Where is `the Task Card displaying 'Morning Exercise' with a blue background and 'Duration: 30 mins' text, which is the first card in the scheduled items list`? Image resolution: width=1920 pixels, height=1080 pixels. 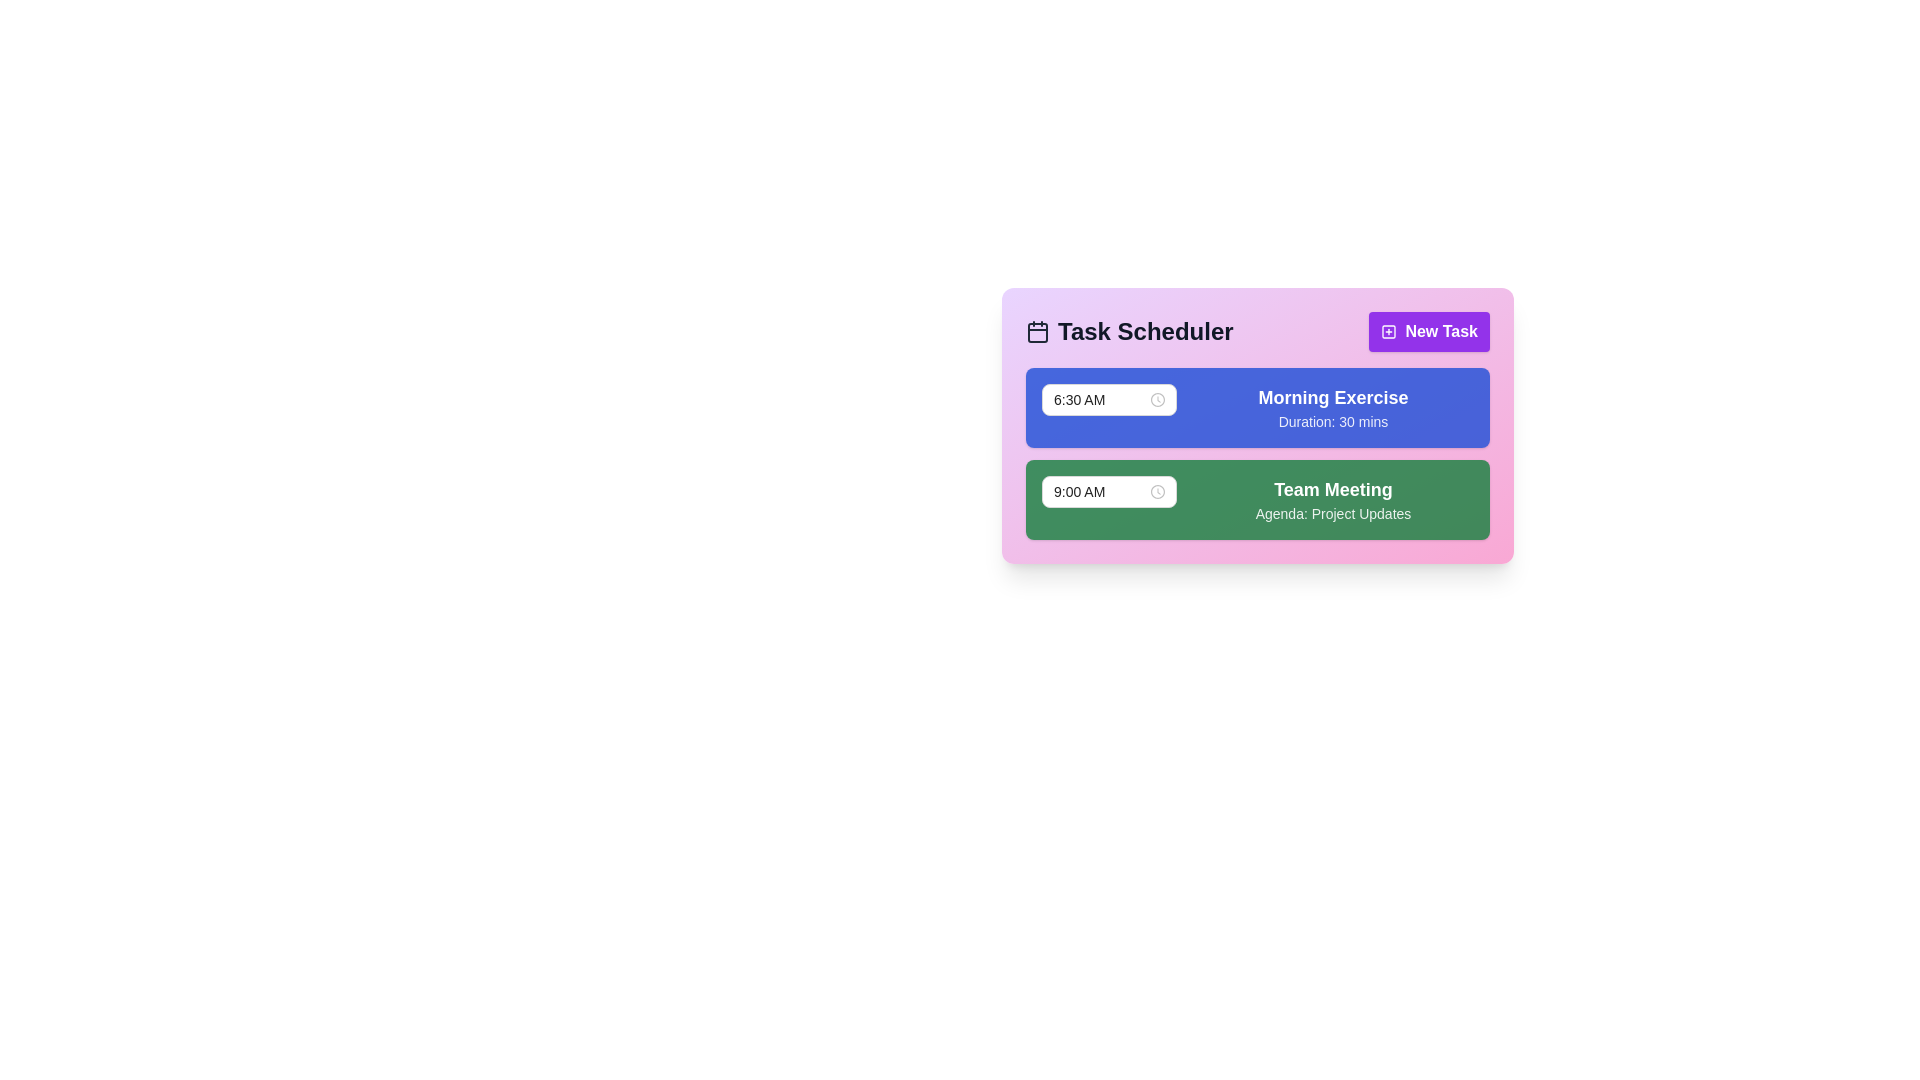
the Task Card displaying 'Morning Exercise' with a blue background and 'Duration: 30 mins' text, which is the first card in the scheduled items list is located at coordinates (1256, 407).